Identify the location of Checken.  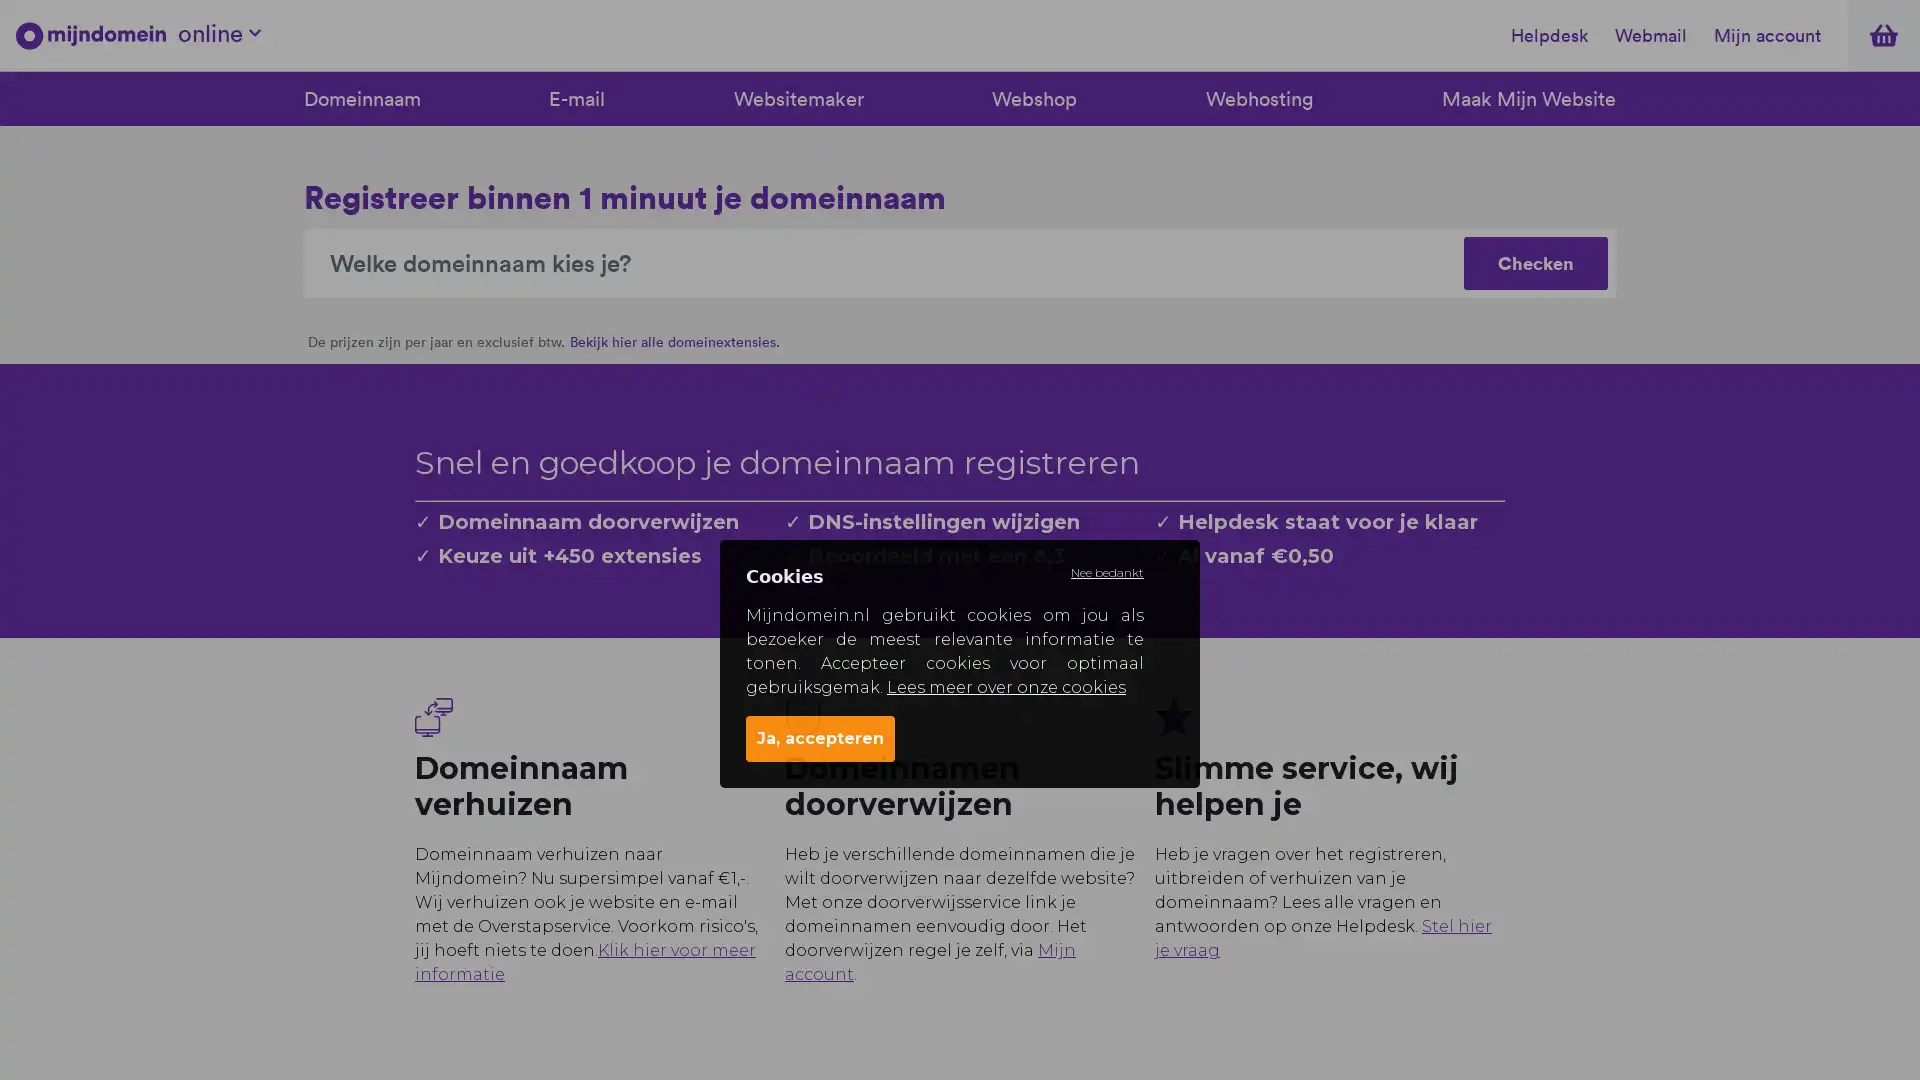
(1535, 262).